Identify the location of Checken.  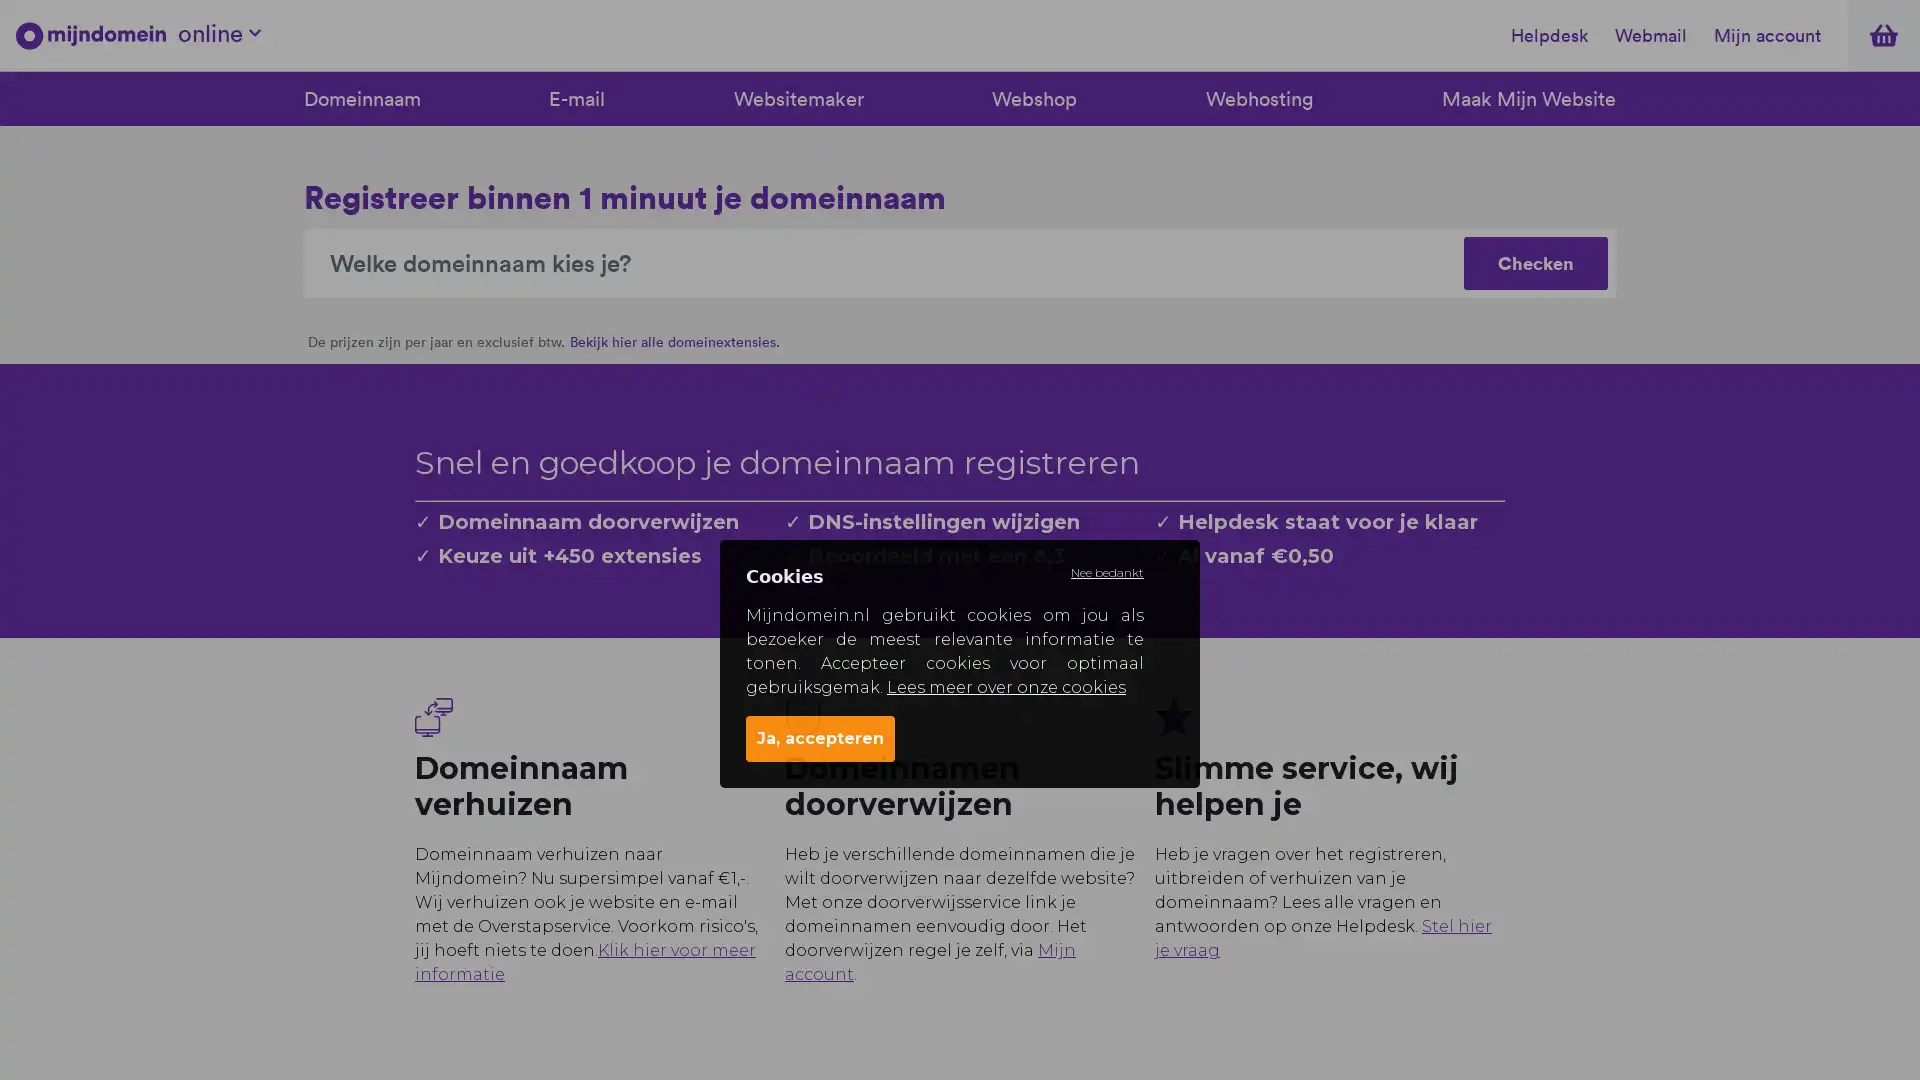
(1535, 262).